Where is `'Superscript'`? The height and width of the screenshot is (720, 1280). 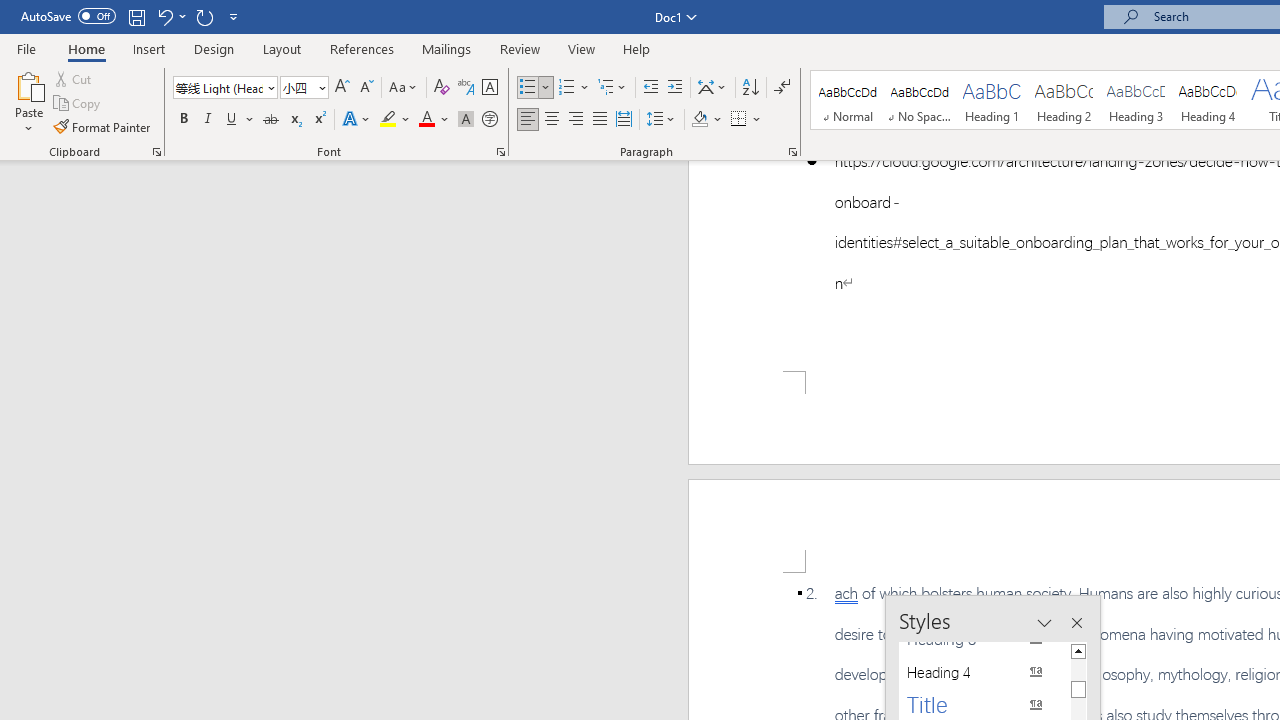
'Superscript' is located at coordinates (318, 119).